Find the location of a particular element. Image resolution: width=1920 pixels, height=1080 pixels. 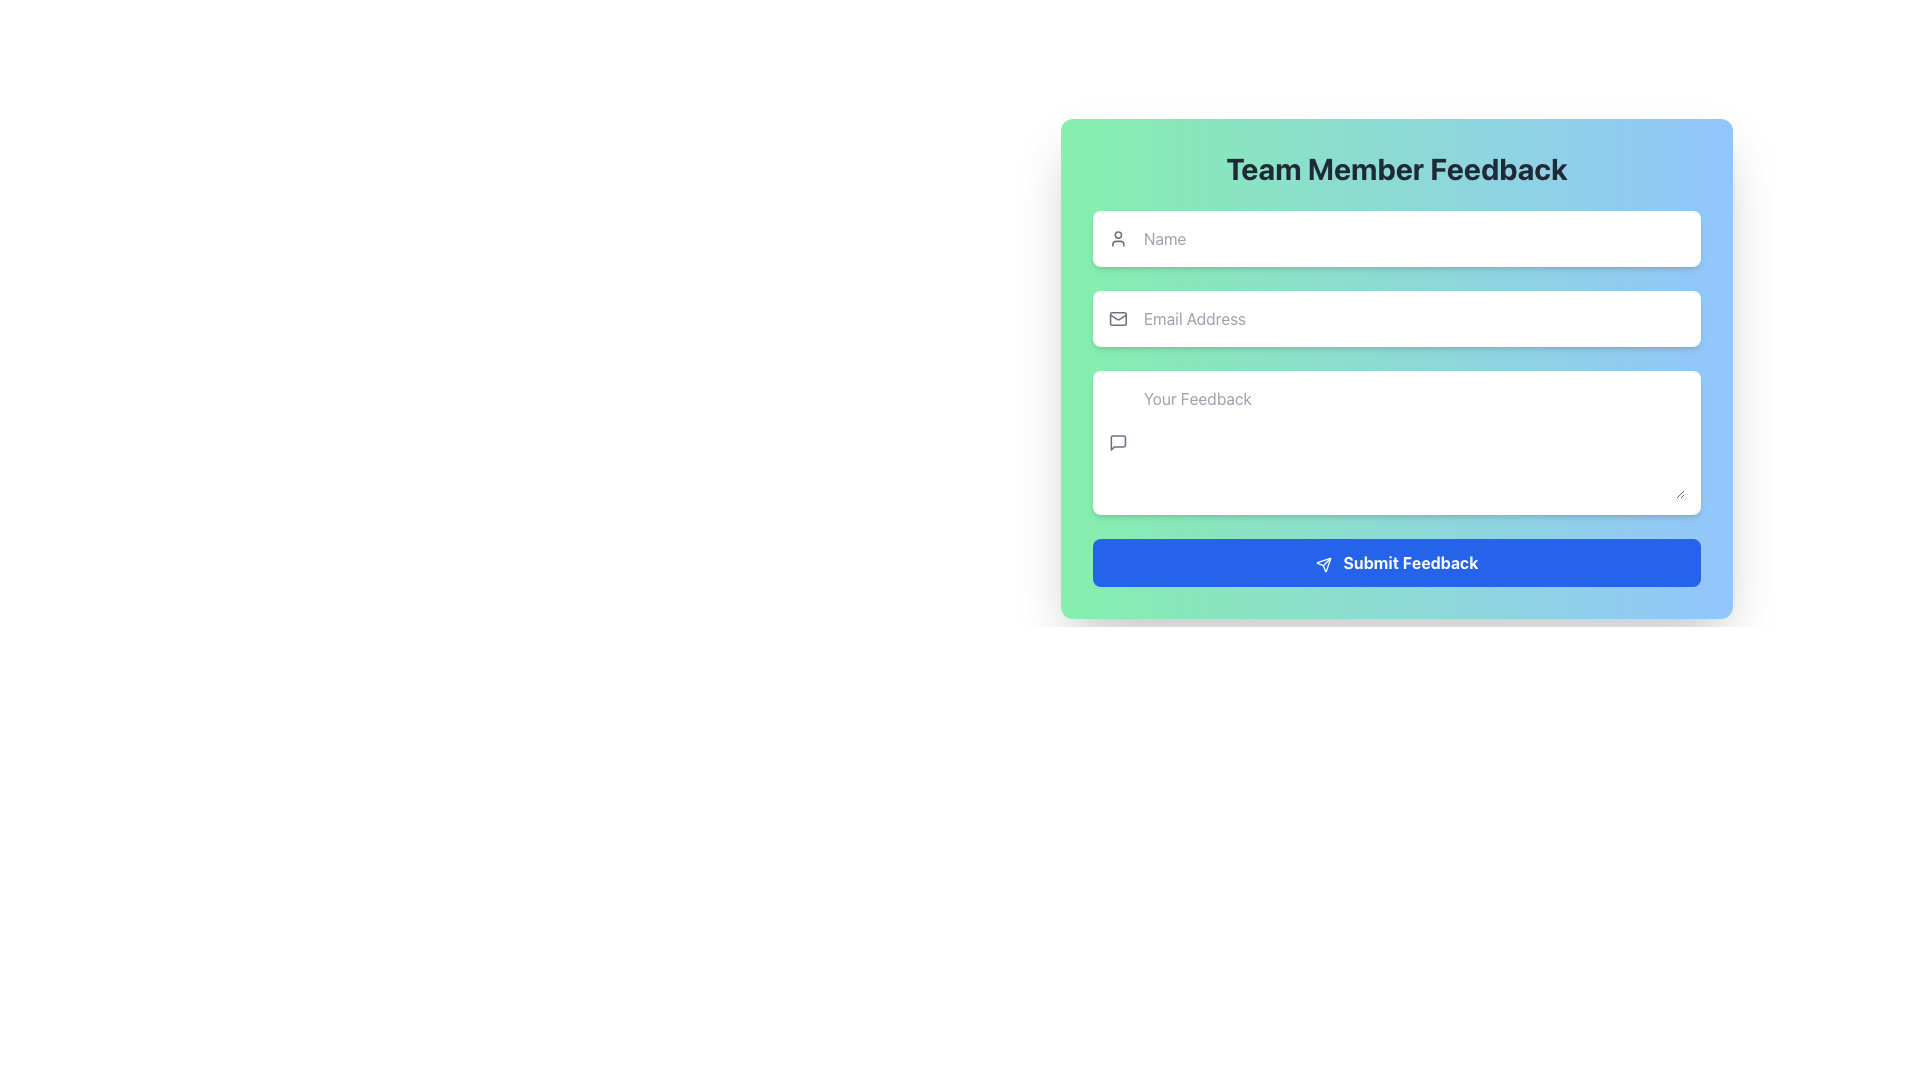

the icon that indicates the purpose of the adjacent text input field for entering a user's name, which is positioned to the left of the 'Name' field in the 'Team Member Feedback' form is located at coordinates (1117, 238).